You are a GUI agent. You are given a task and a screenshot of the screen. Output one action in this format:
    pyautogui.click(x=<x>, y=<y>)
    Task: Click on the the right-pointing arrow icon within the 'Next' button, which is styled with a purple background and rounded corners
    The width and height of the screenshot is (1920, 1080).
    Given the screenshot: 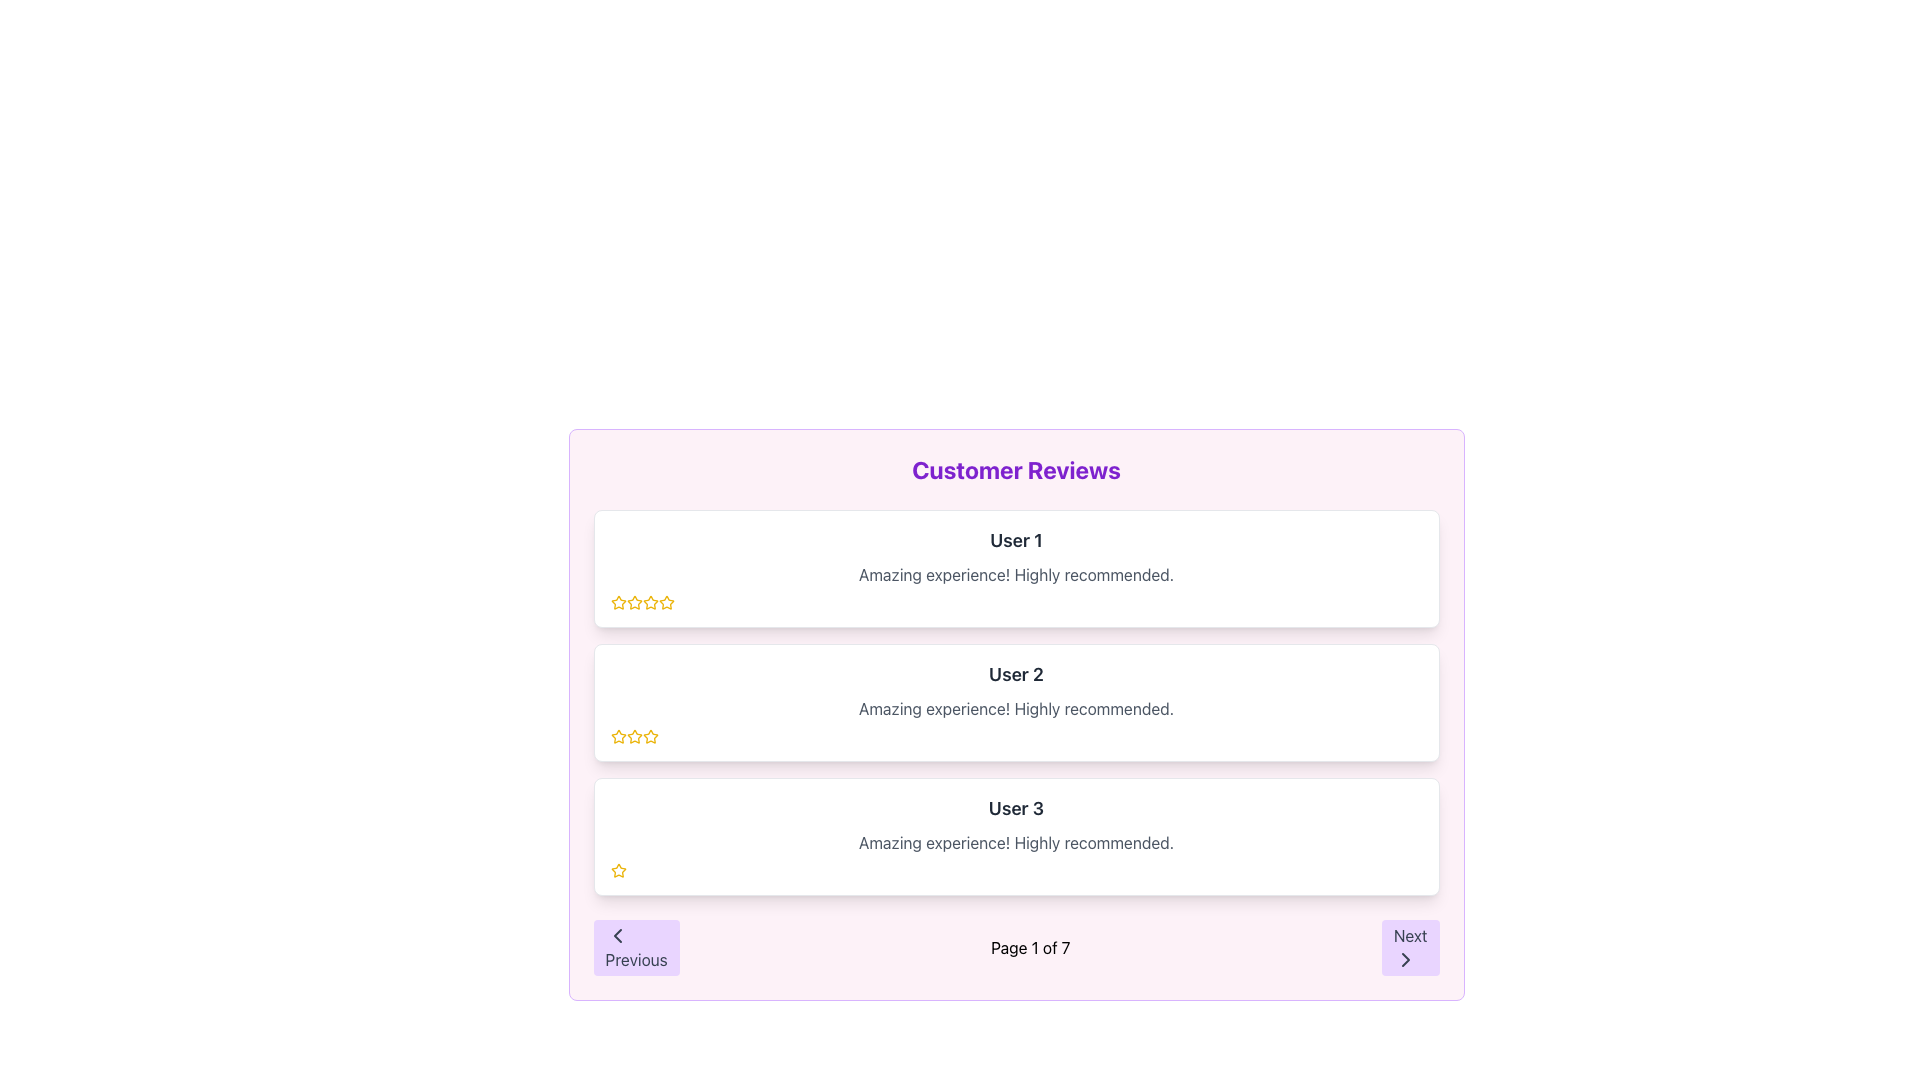 What is the action you would take?
    pyautogui.click(x=1404, y=959)
    